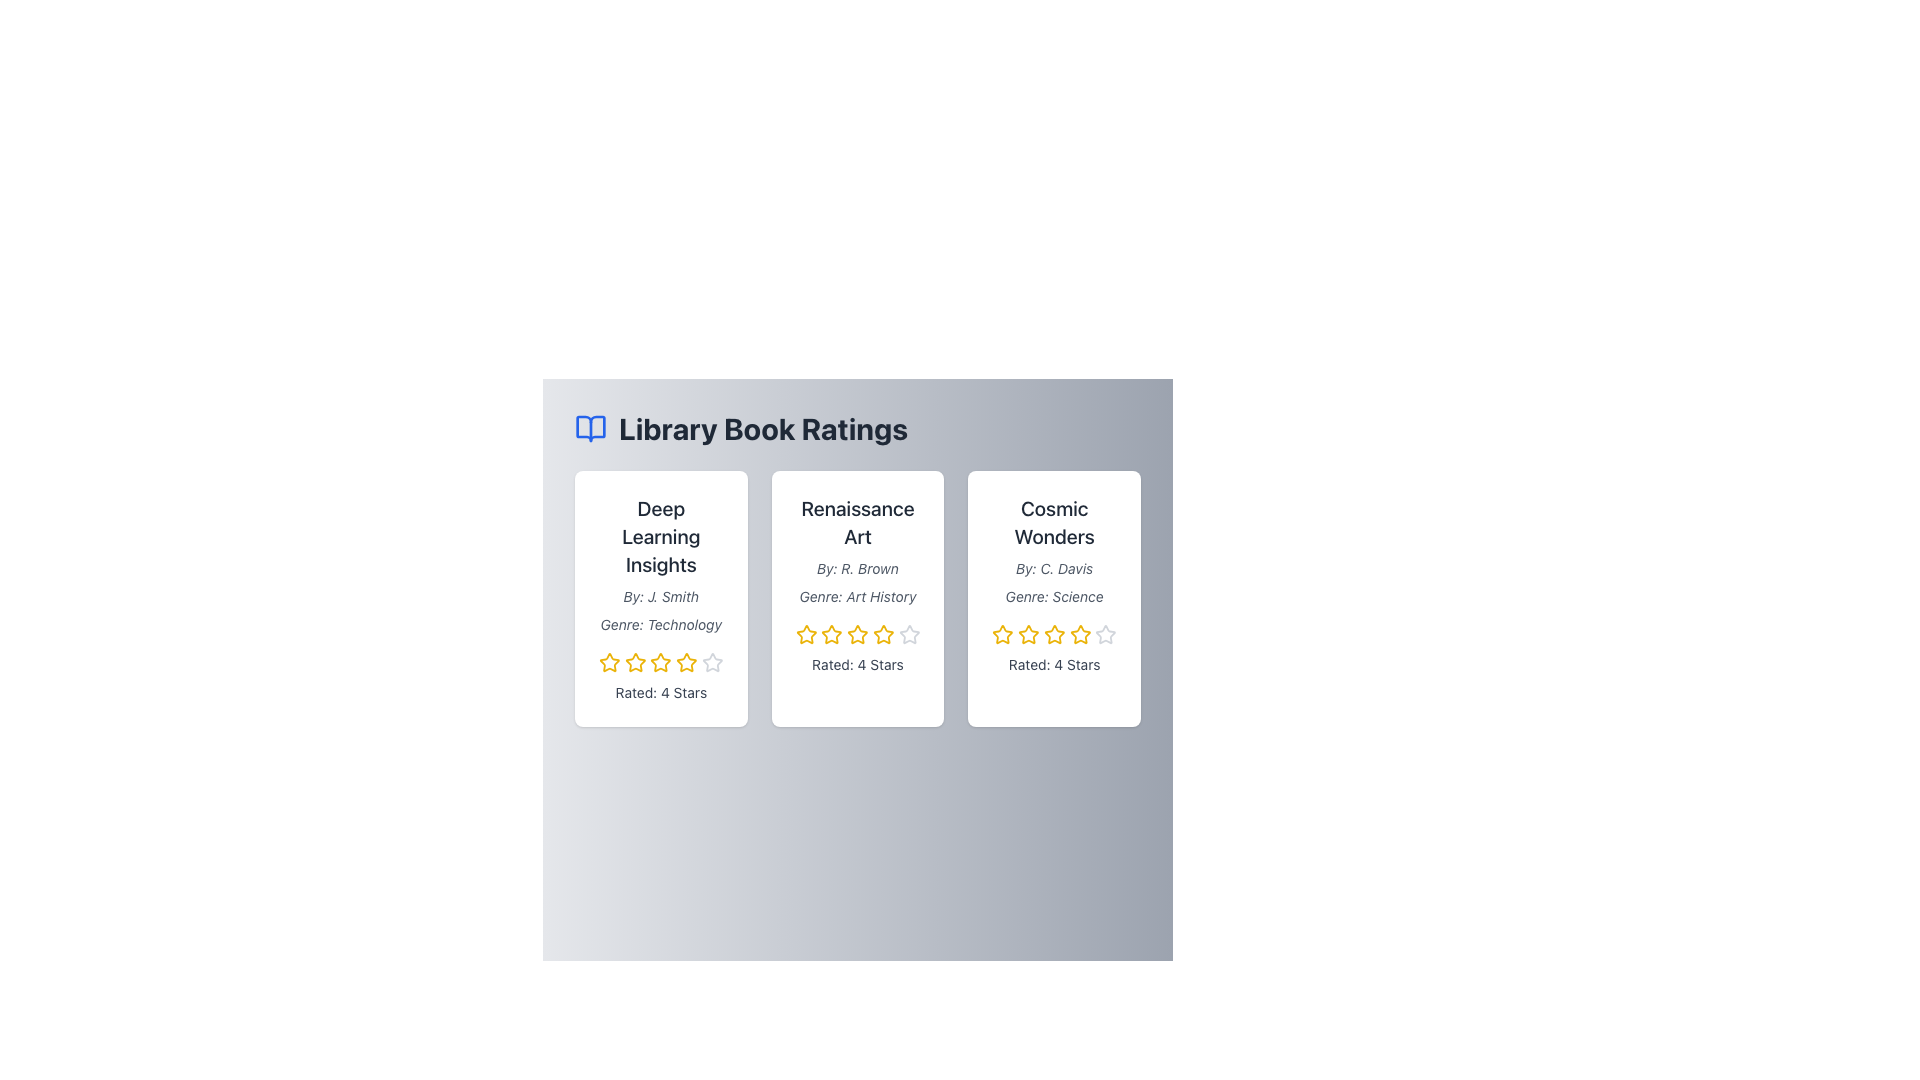 This screenshot has width=1920, height=1080. What do you see at coordinates (661, 692) in the screenshot?
I see `the text label that displays 'Rated: 4 Stars' located at the bottom of the 'Deep Learning Insights' card, below the star rating icons` at bounding box center [661, 692].